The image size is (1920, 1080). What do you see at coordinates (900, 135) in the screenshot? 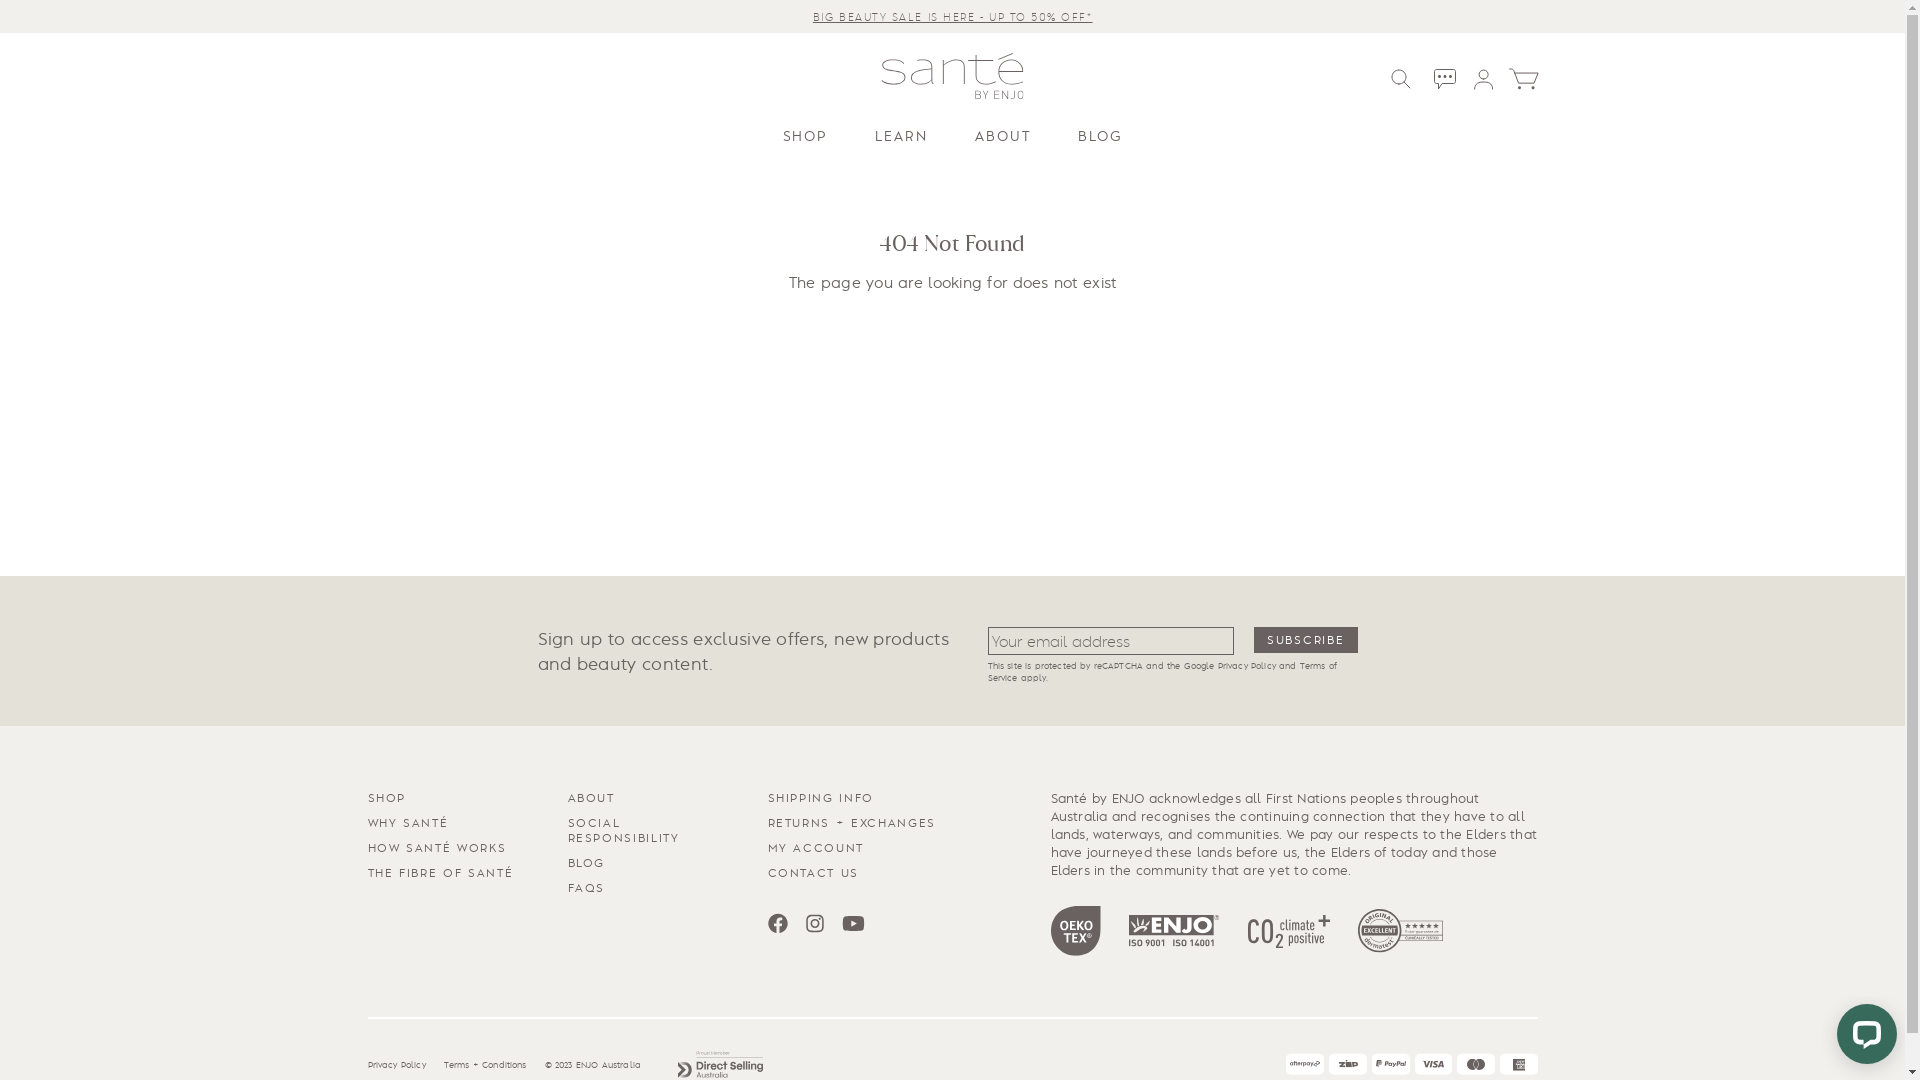
I see `'LEARN'` at bounding box center [900, 135].